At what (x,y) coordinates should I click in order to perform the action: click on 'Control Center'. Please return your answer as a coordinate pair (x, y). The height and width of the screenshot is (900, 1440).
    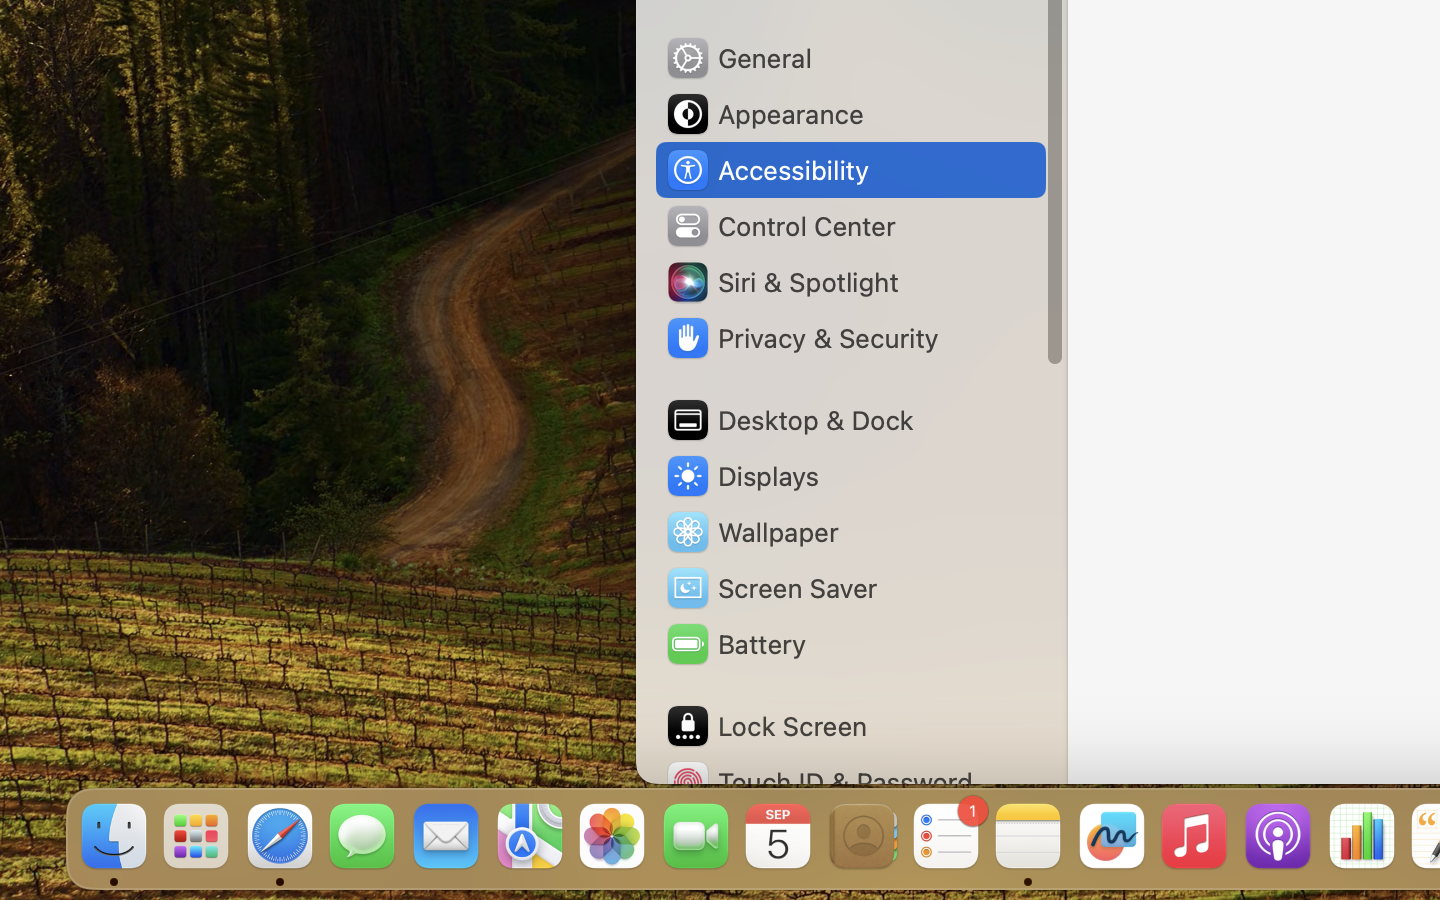
    Looking at the image, I should click on (779, 225).